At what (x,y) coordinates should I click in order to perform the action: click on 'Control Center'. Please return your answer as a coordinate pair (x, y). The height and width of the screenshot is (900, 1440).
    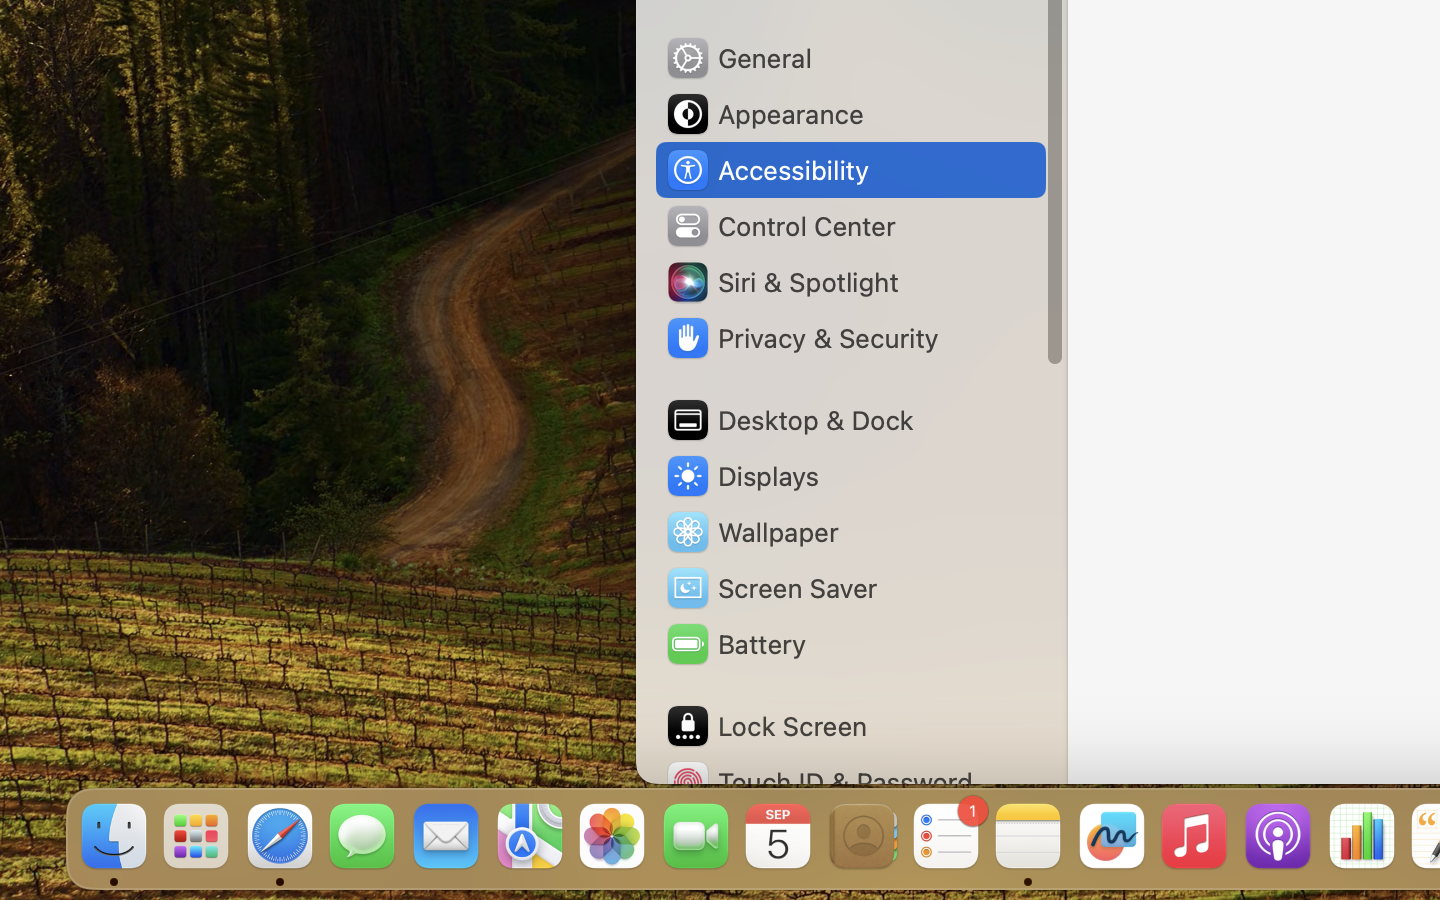
    Looking at the image, I should click on (779, 225).